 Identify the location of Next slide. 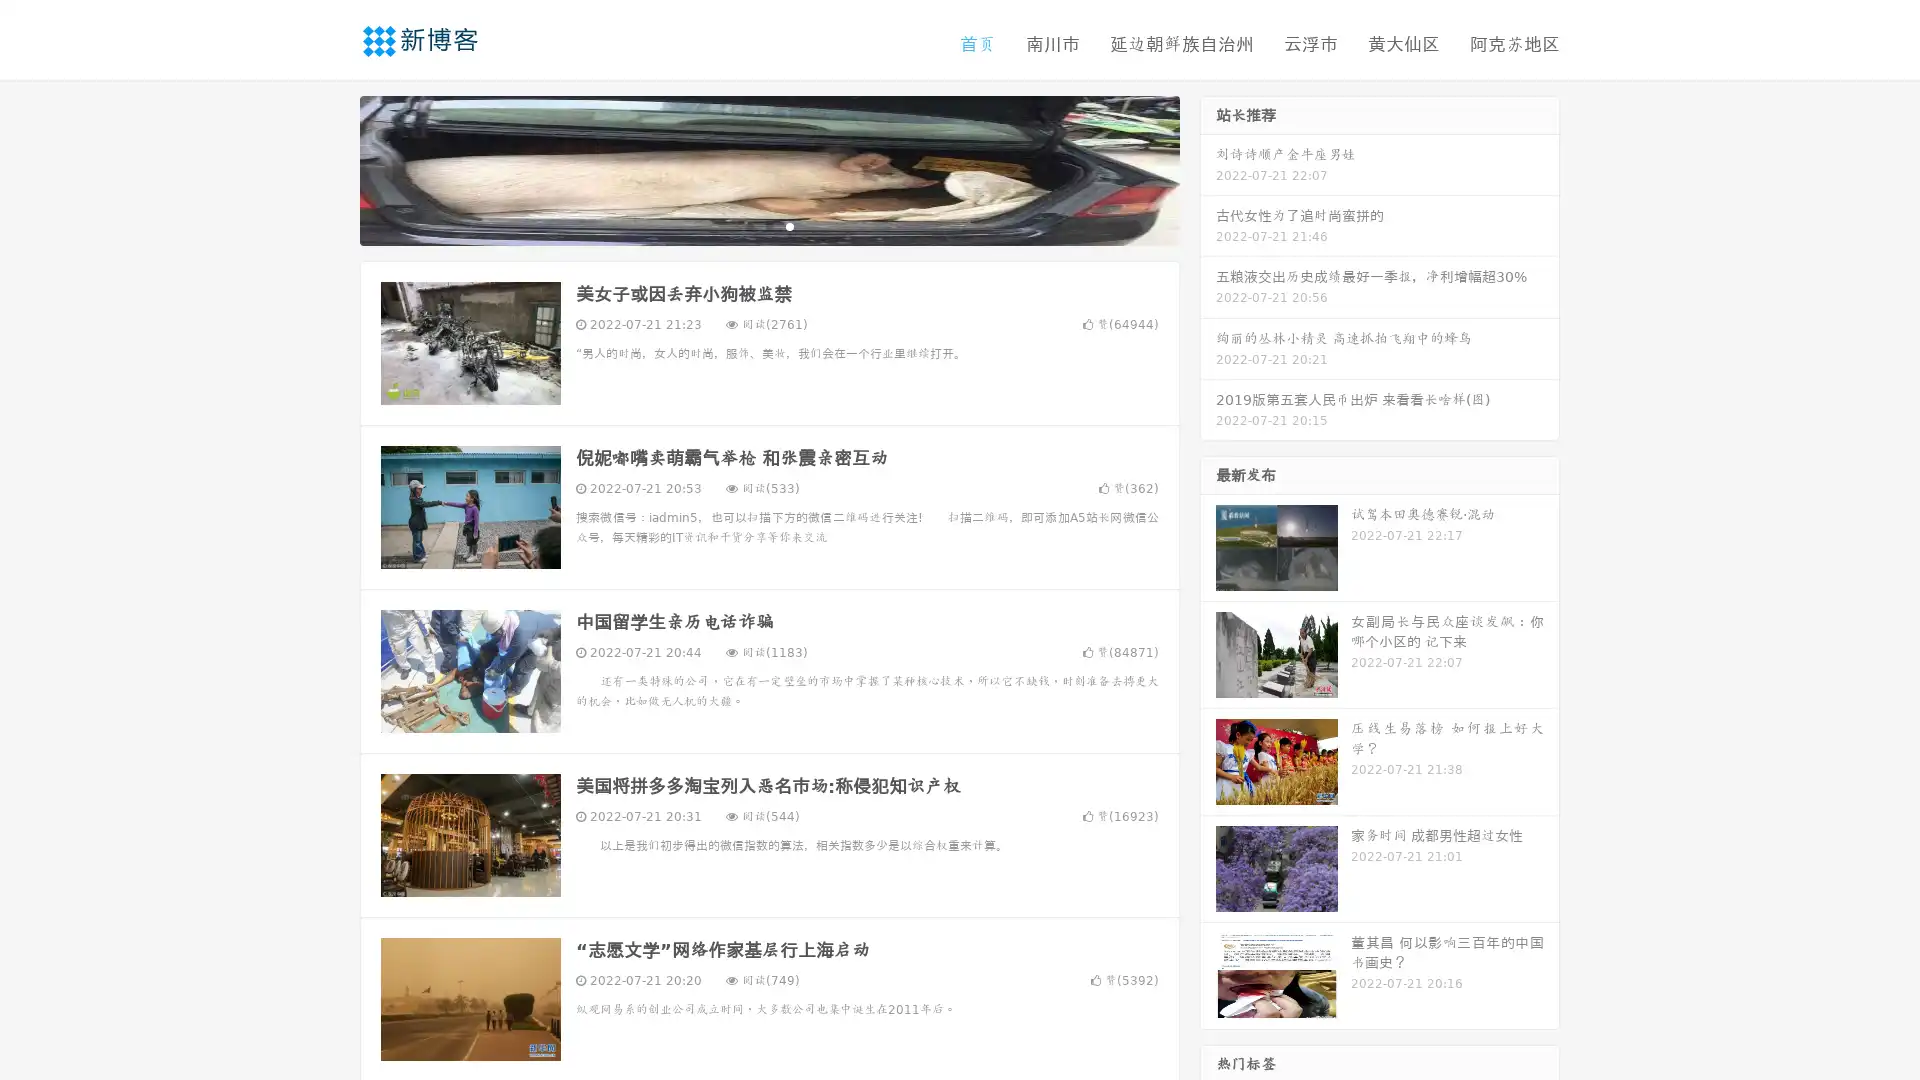
(1208, 168).